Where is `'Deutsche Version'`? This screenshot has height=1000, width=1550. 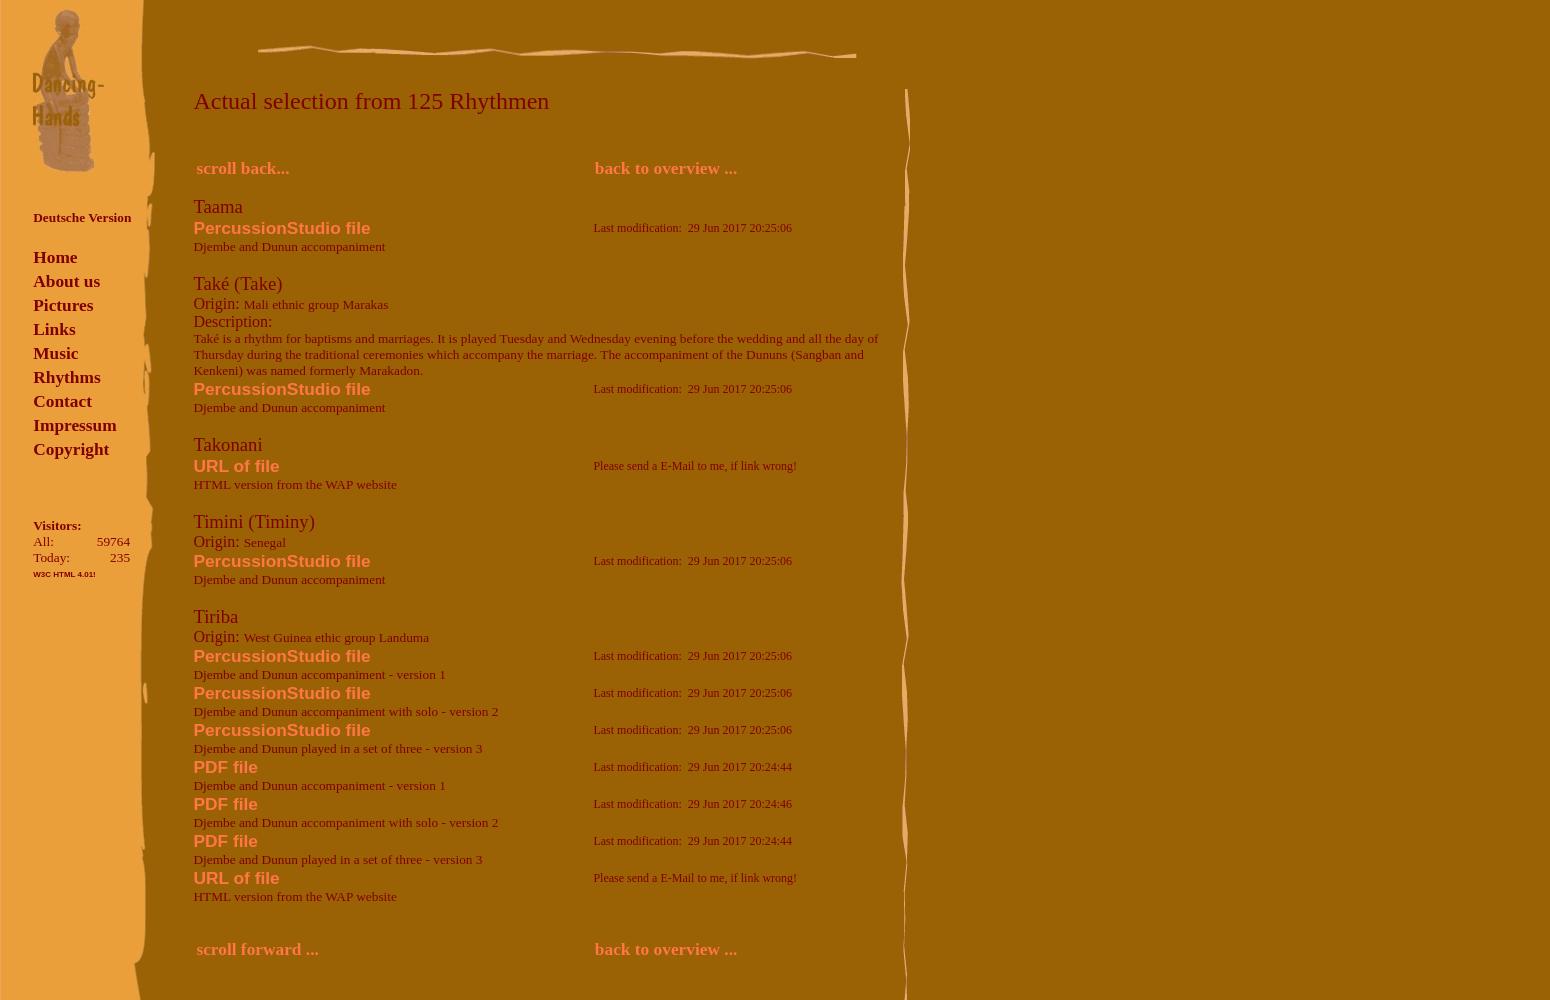 'Deutsche Version' is located at coordinates (81, 216).